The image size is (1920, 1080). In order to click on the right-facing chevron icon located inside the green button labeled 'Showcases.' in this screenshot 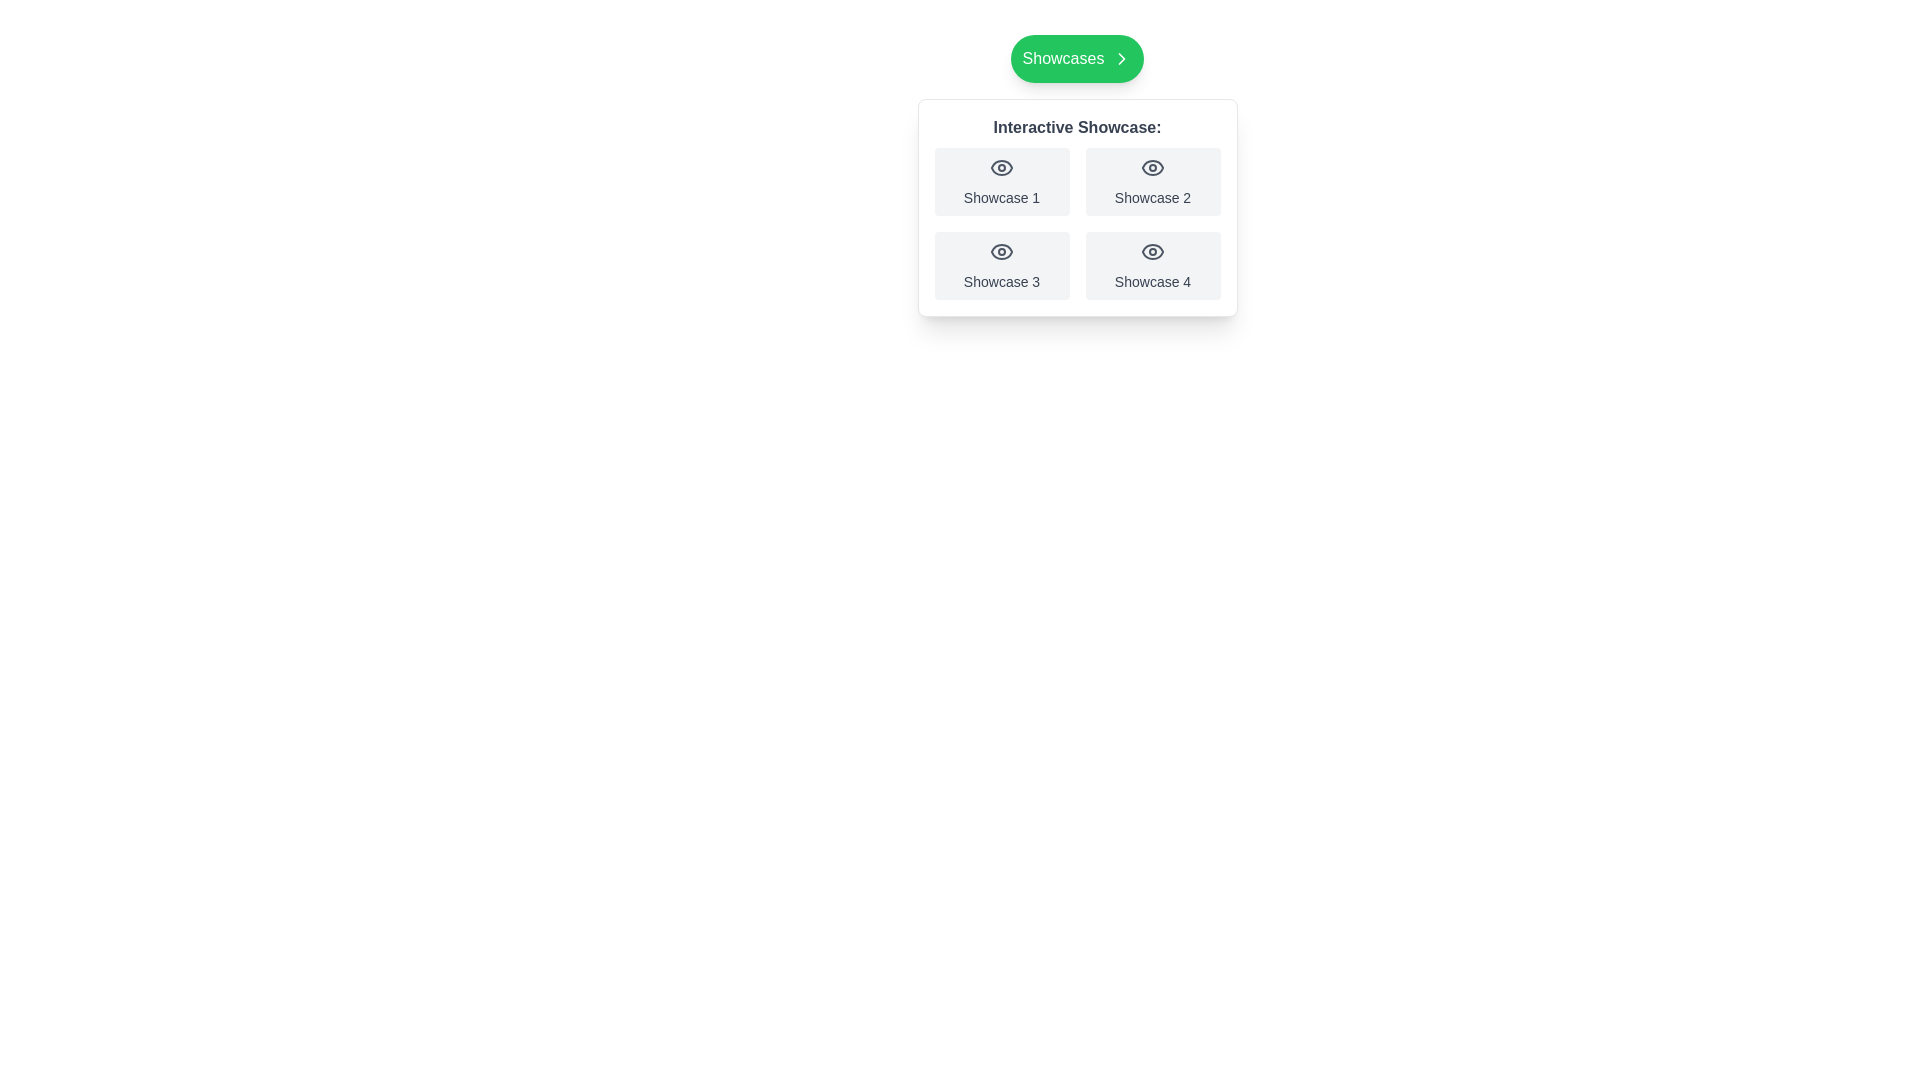, I will do `click(1122, 57)`.